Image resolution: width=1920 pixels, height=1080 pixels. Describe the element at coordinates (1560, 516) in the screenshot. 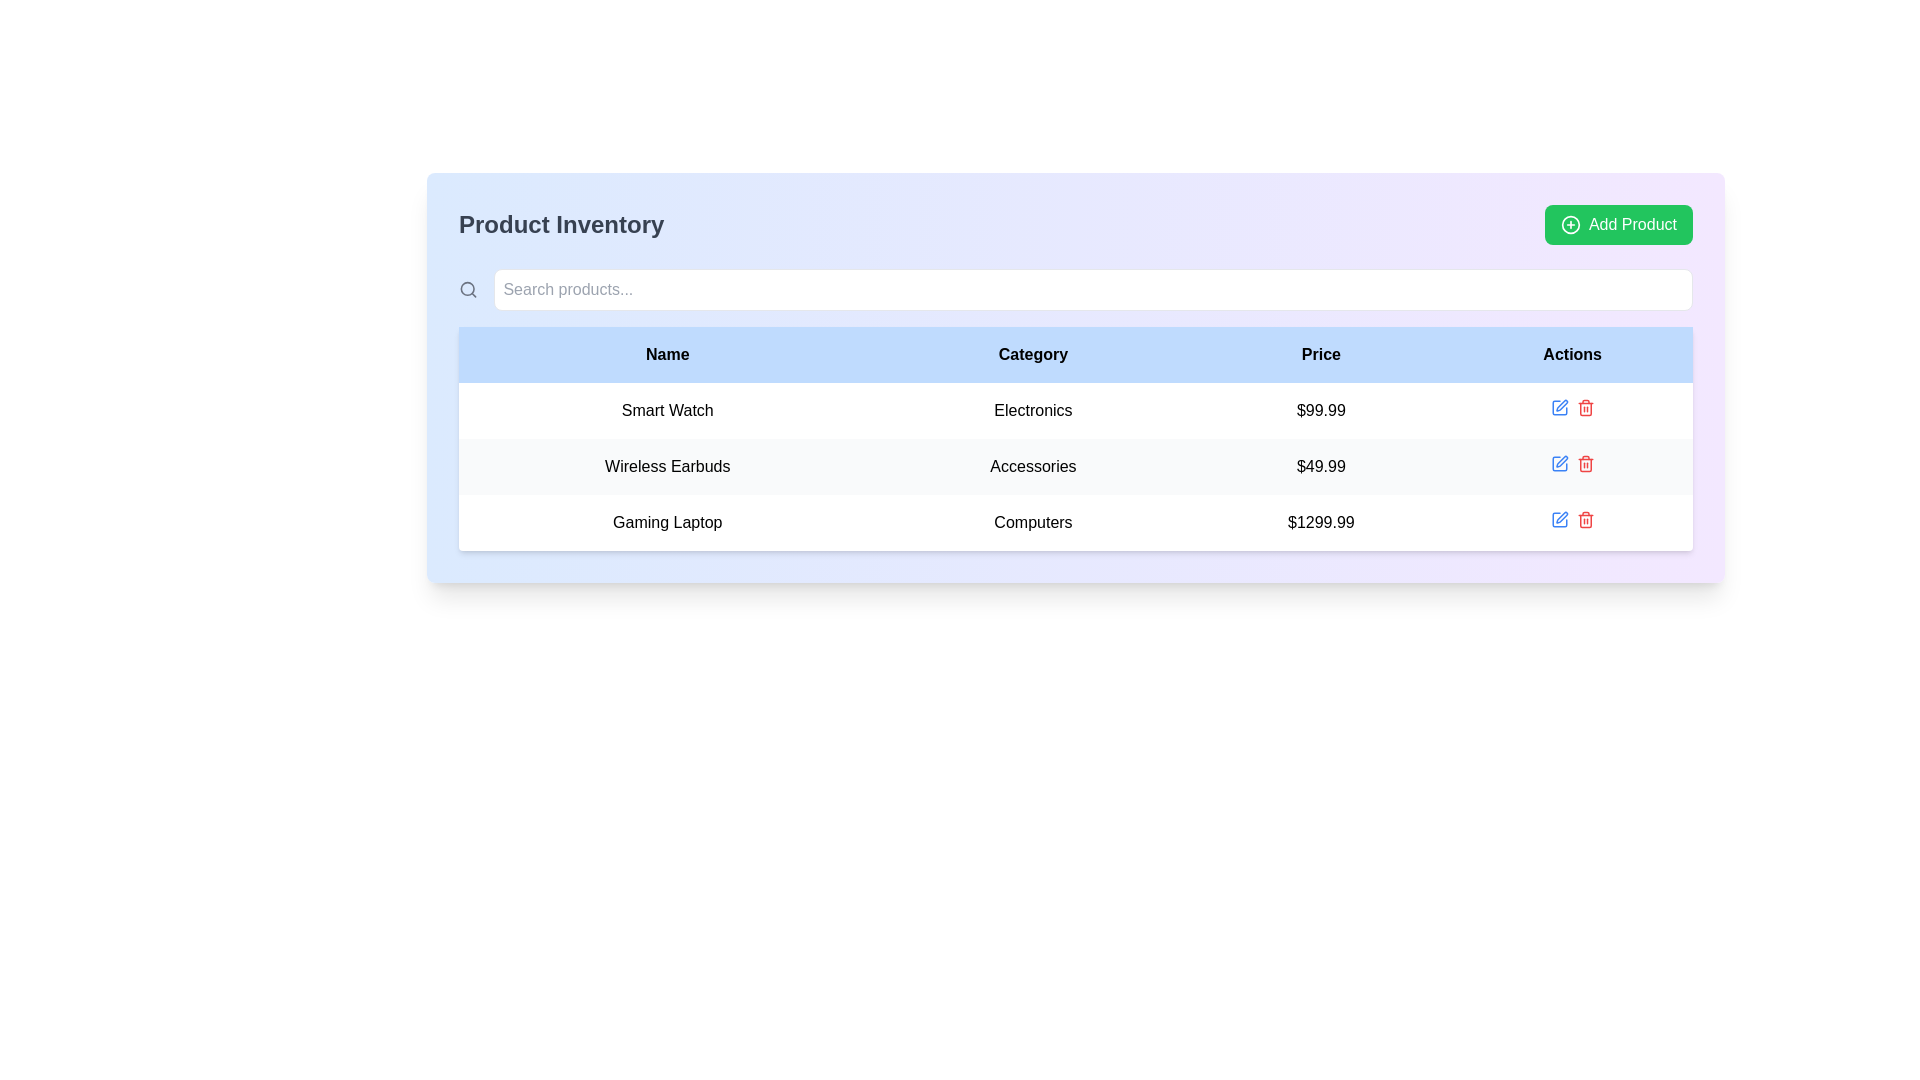

I see `the small pen icon within the 'Actions' column of the table, positioned on the rightmost side of the 'Gaming Laptop' entry` at that location.